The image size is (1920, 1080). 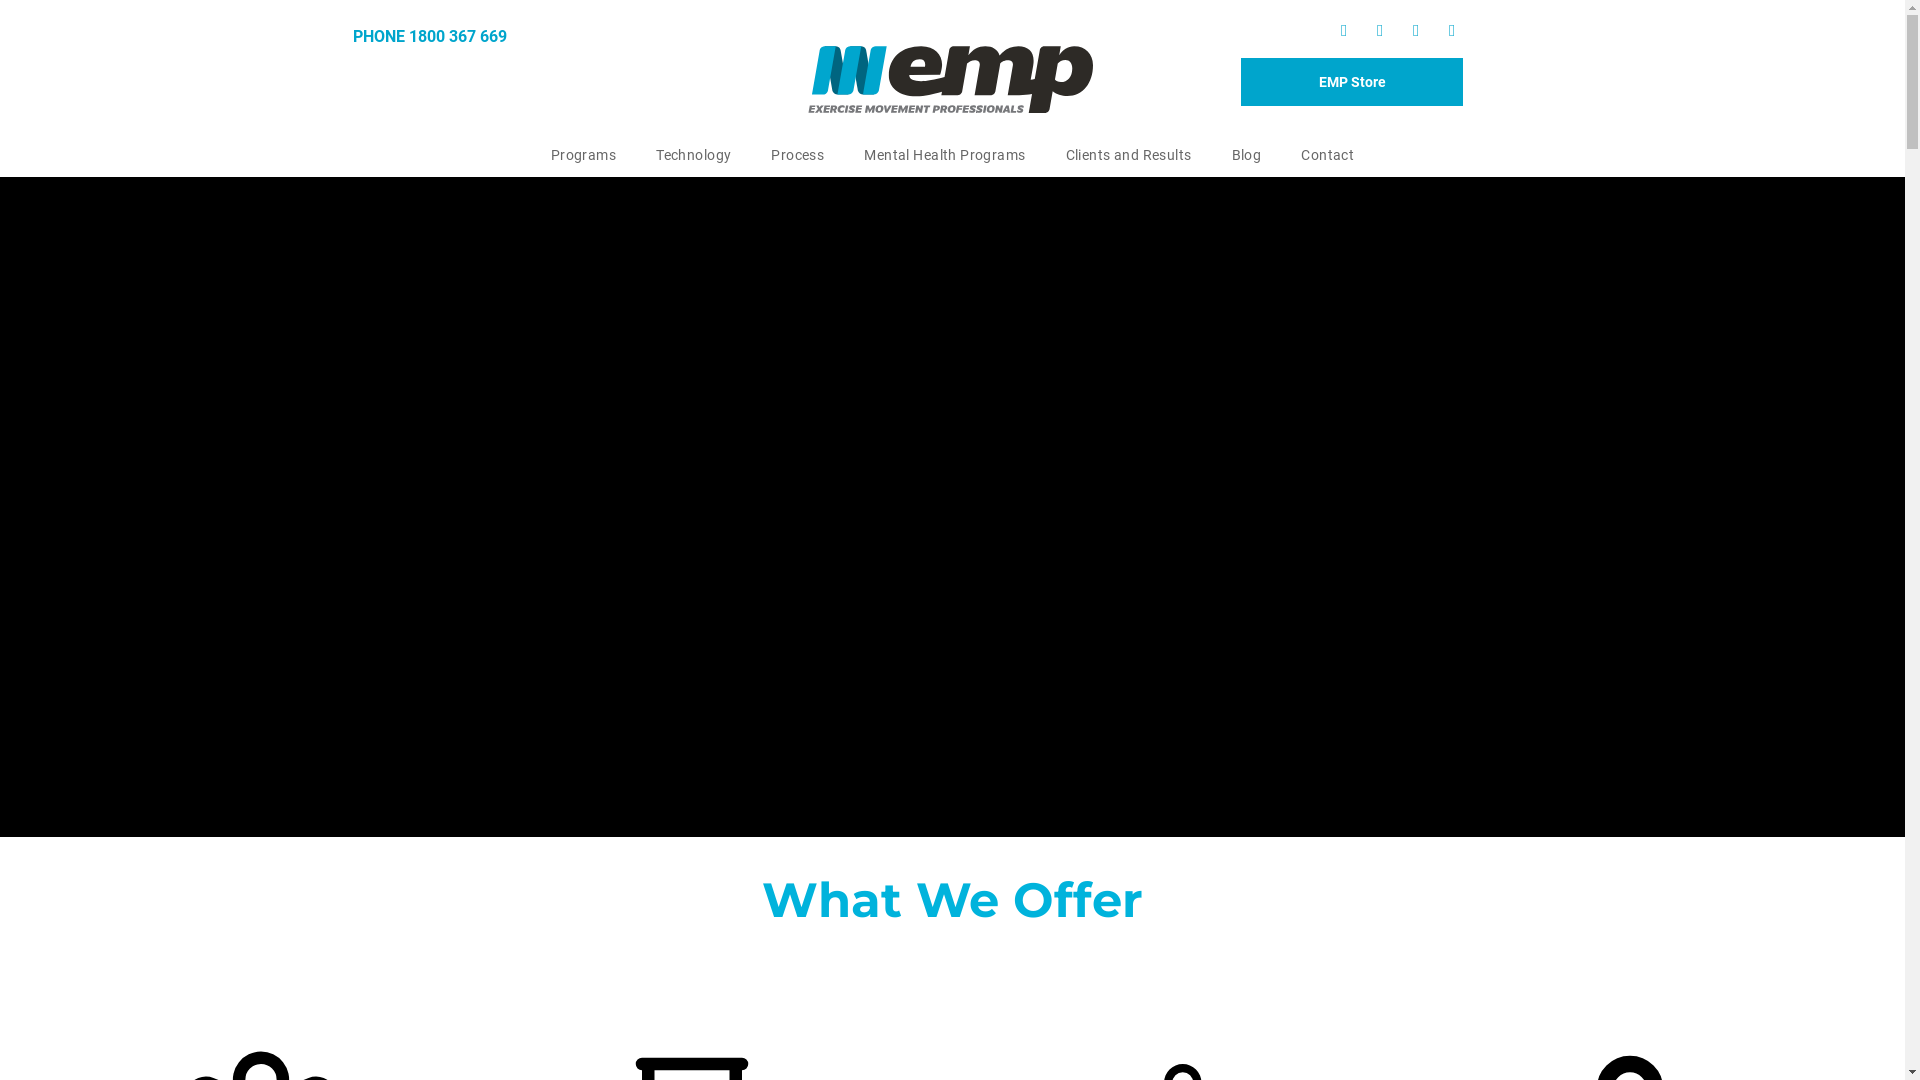 What do you see at coordinates (1045, 154) in the screenshot?
I see `'Clients and Results'` at bounding box center [1045, 154].